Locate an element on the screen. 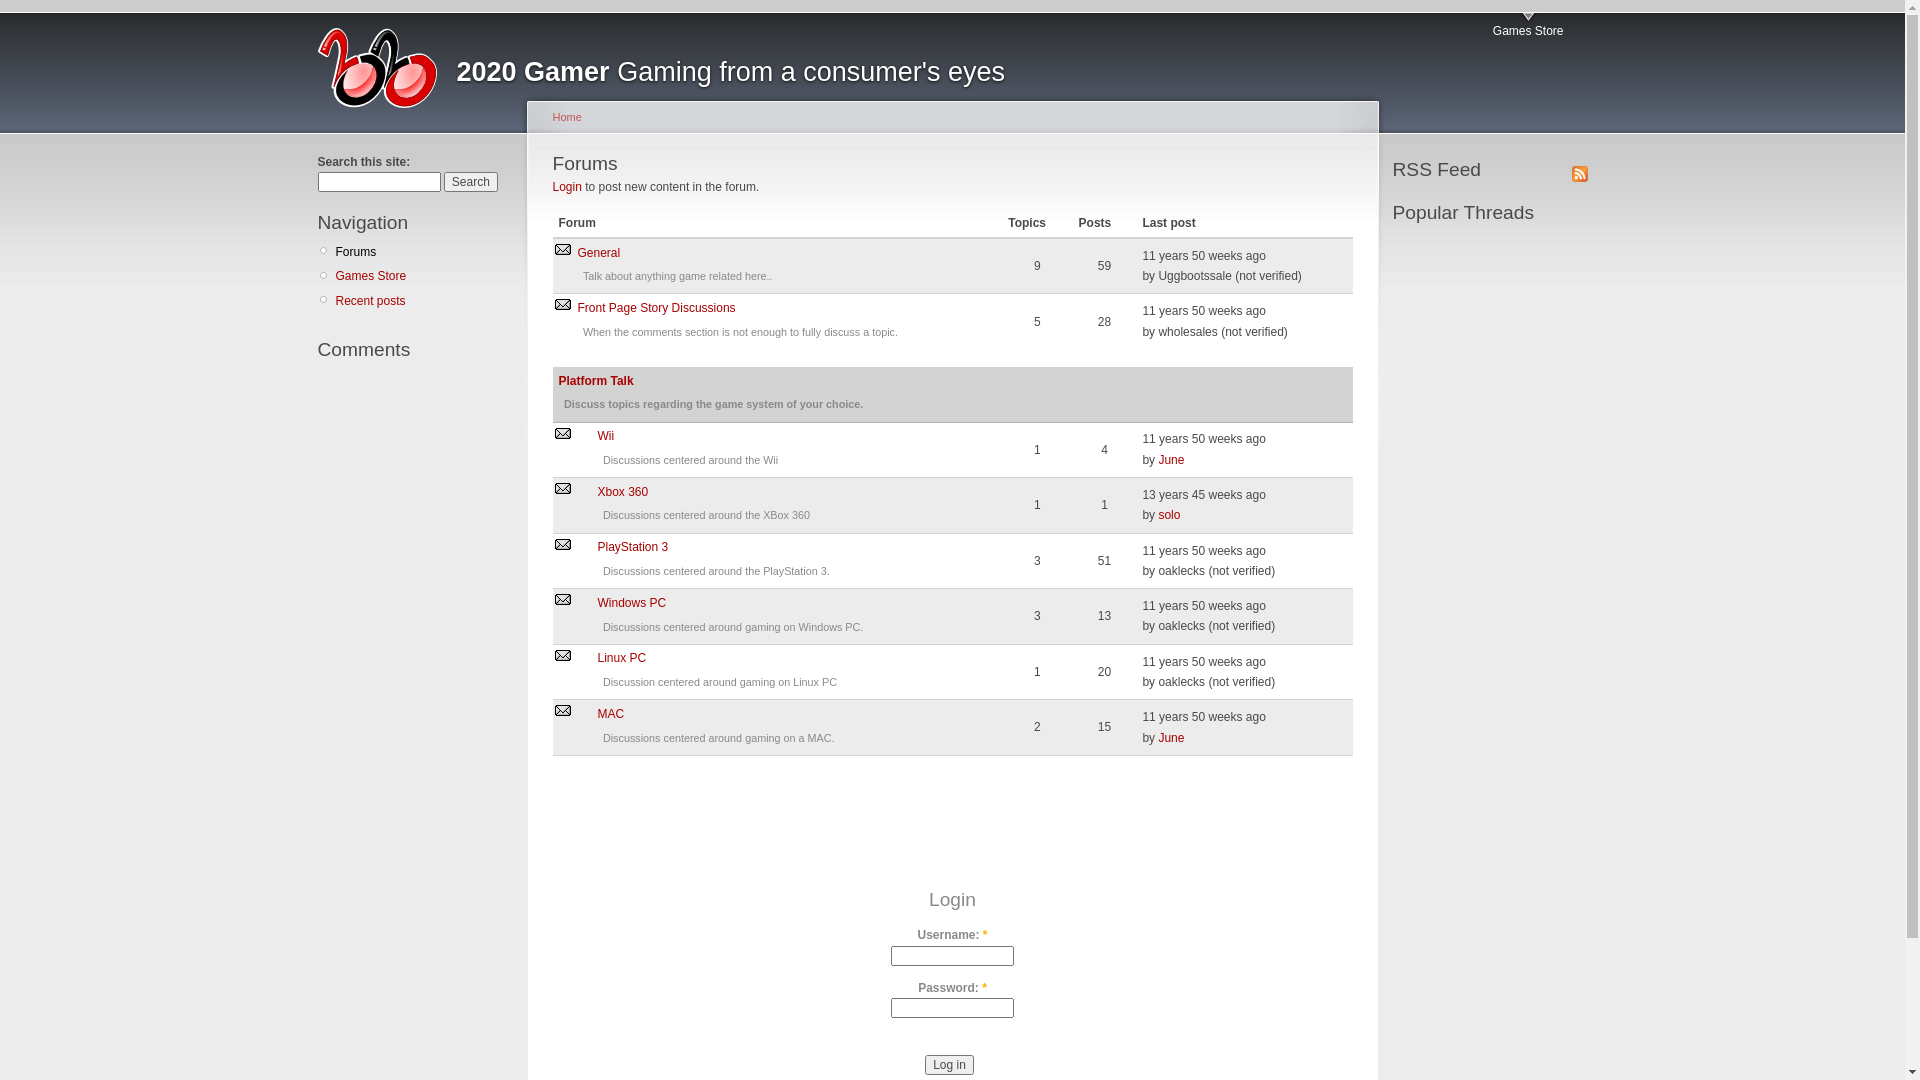  'Games Store' is located at coordinates (423, 276).